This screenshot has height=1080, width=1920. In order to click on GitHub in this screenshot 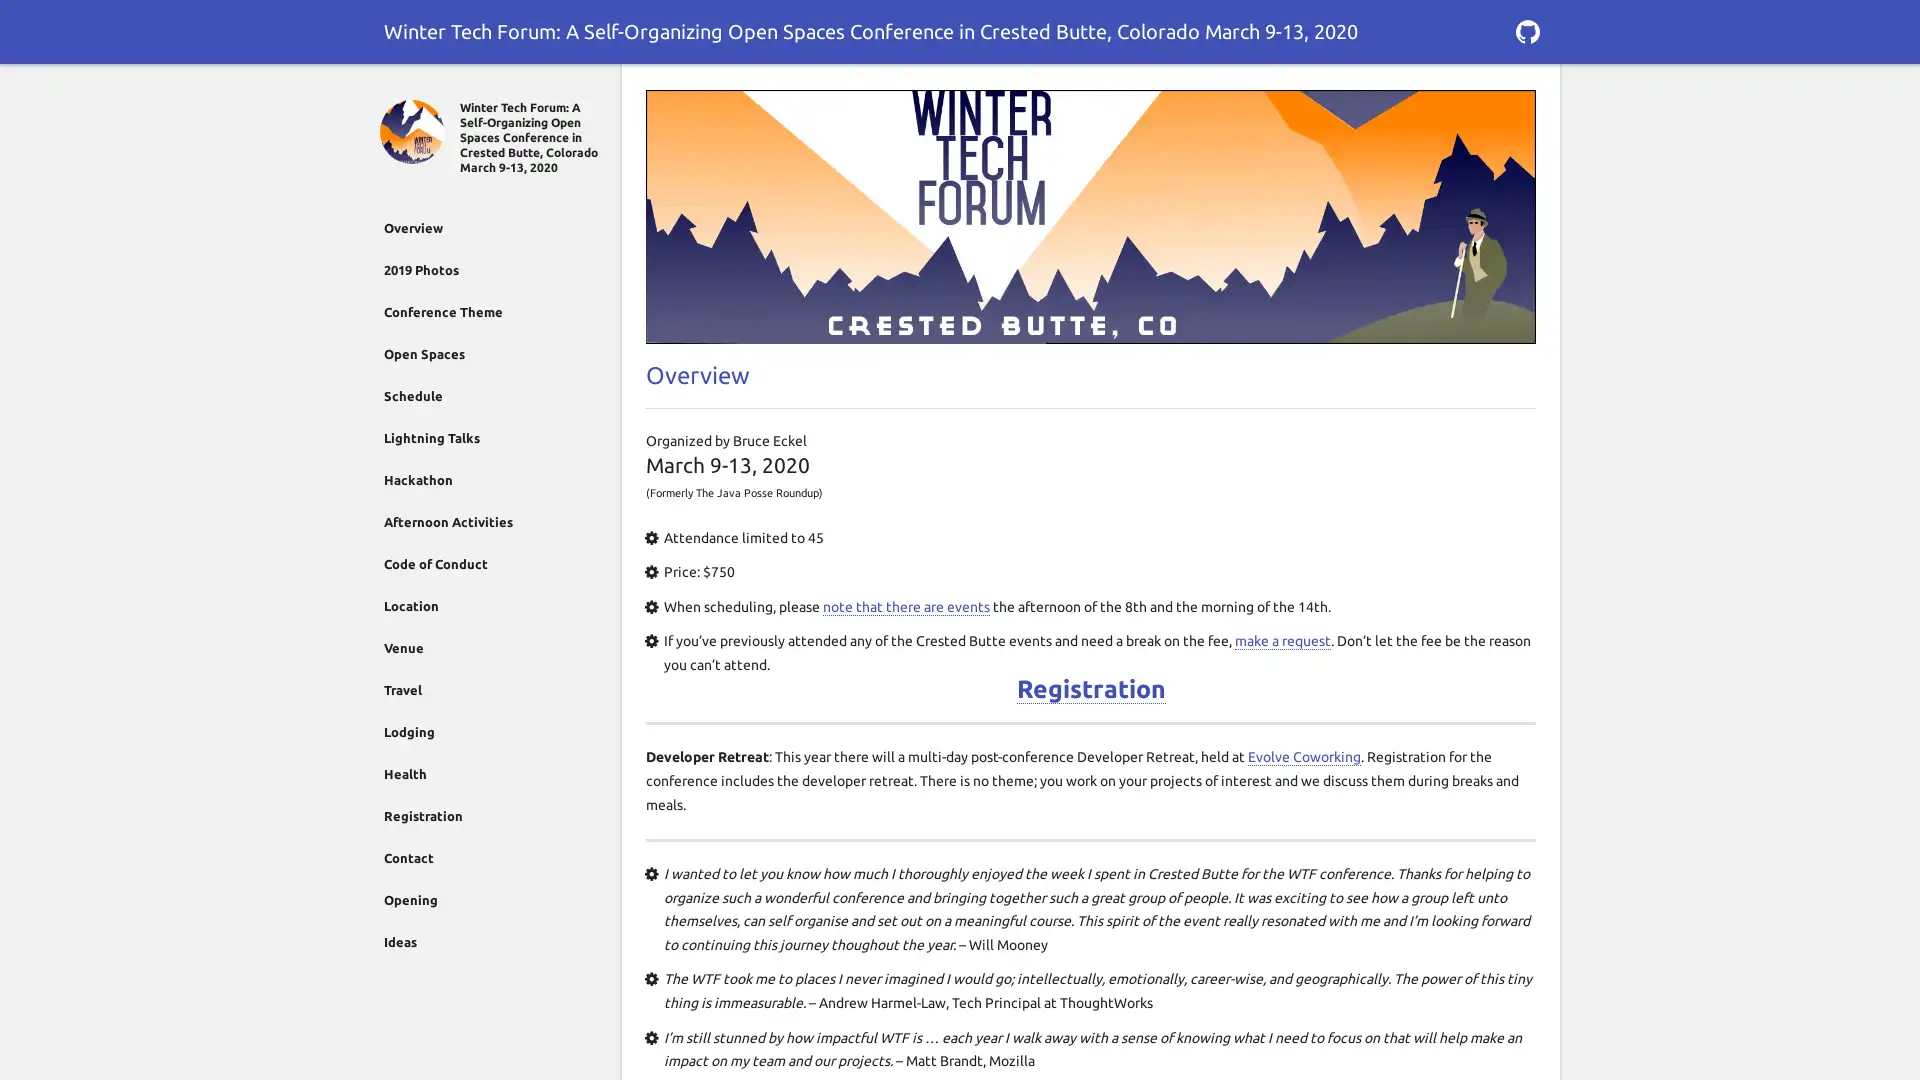, I will do `click(1526, 31)`.